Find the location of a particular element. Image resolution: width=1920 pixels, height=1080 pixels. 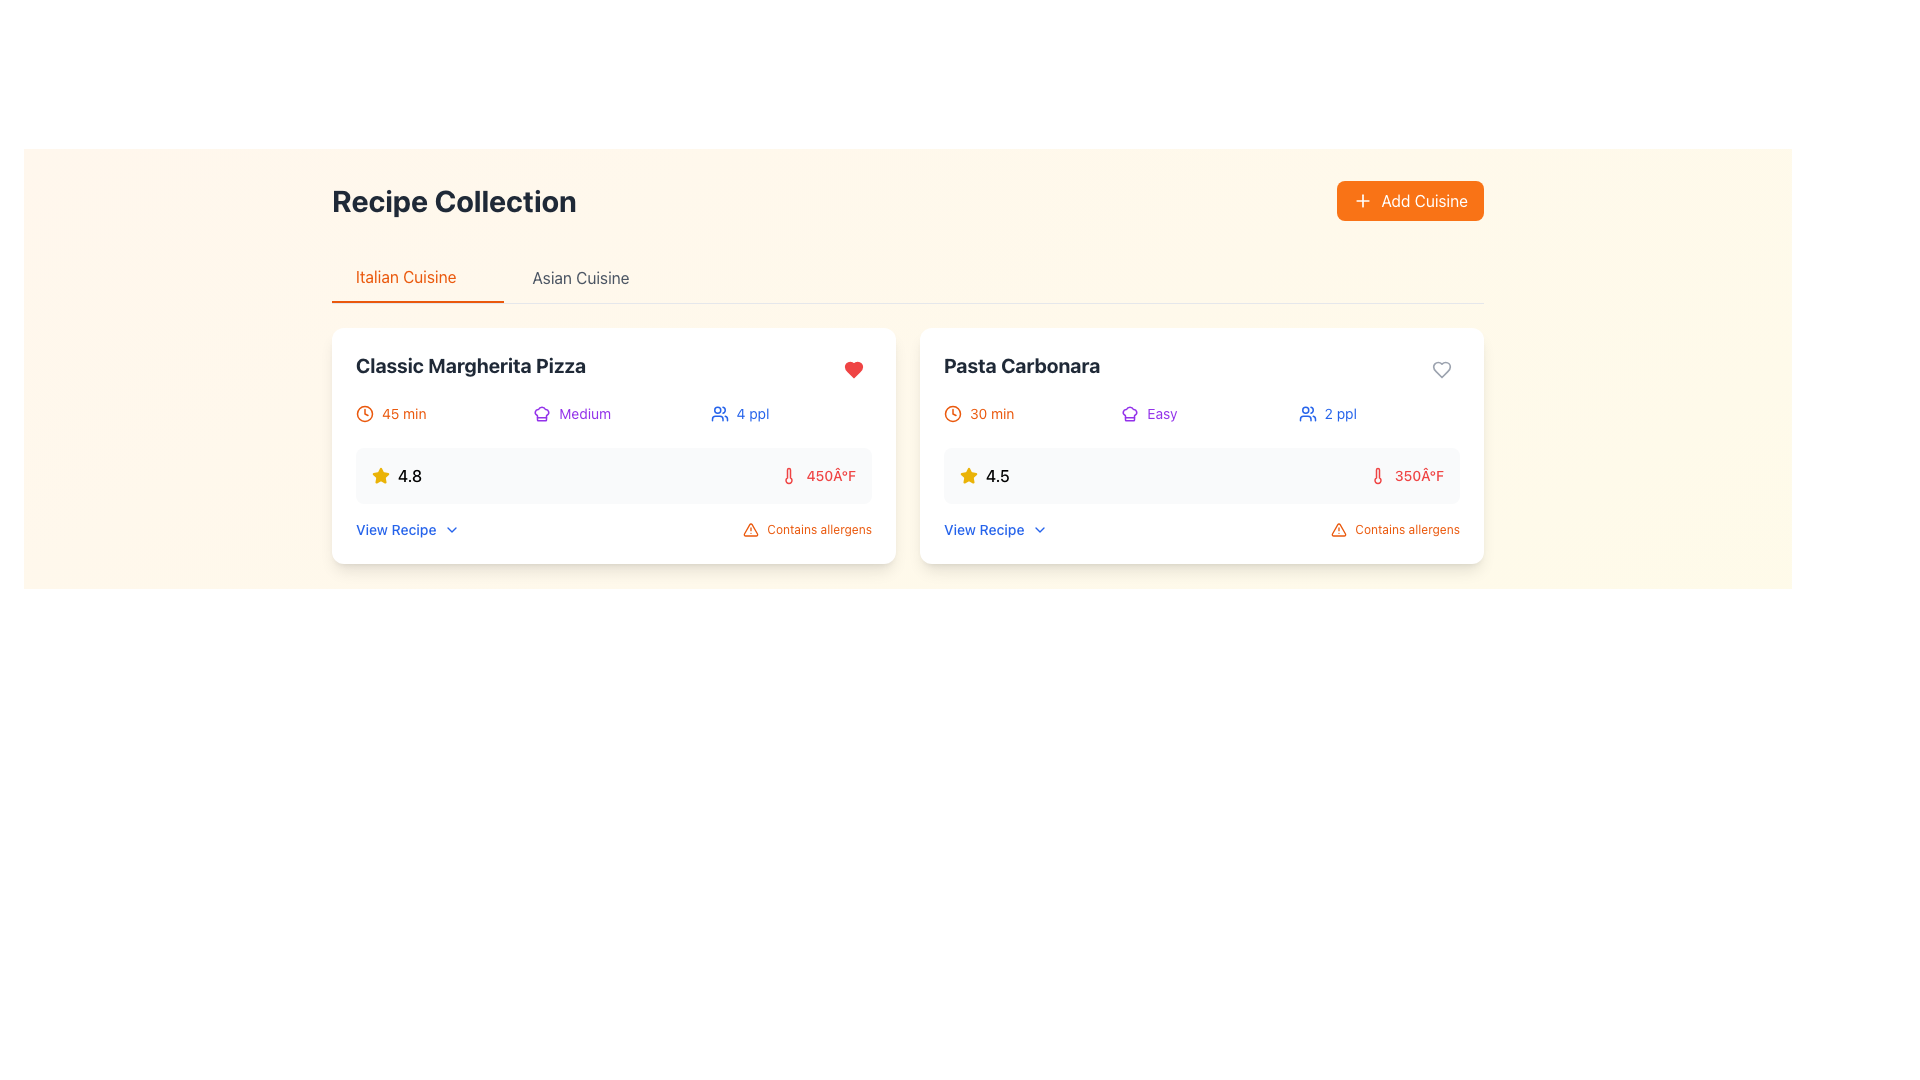

the button located at the bottom left corner of the 'Classic Margherita Pizza' recipe card for keyboard navigation is located at coordinates (407, 528).